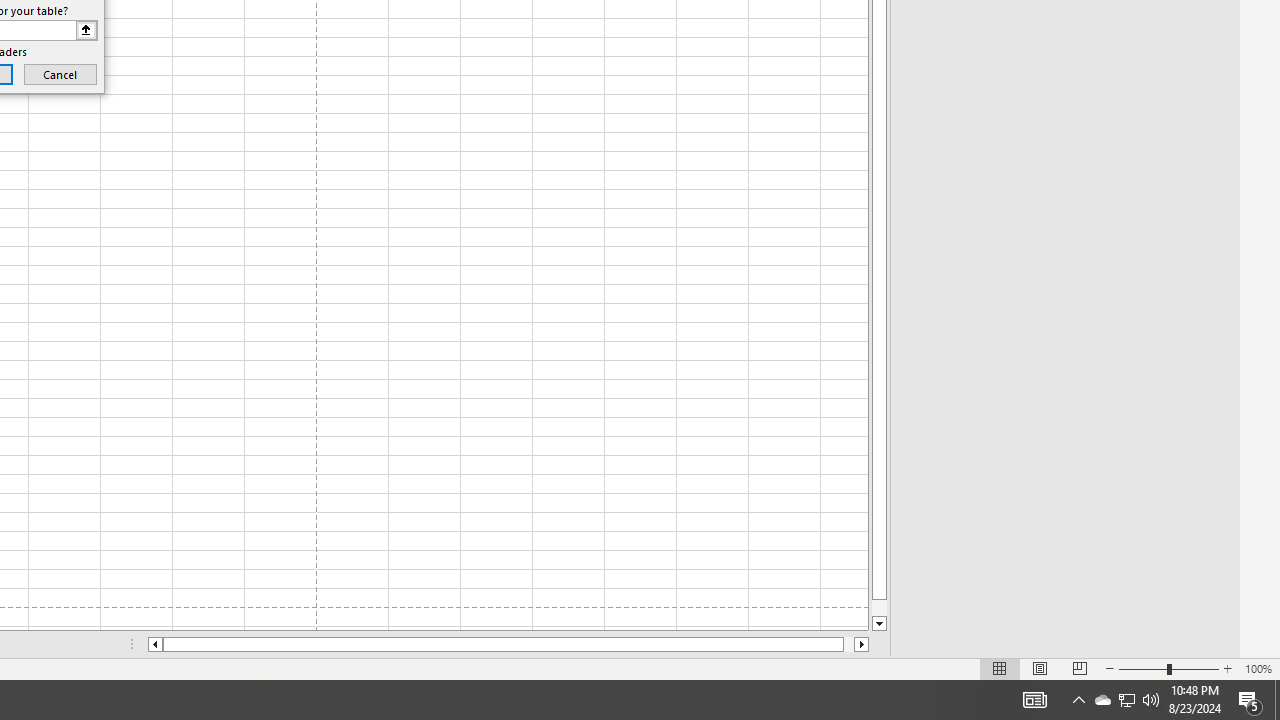  What do you see at coordinates (879, 607) in the screenshot?
I see `'Page down'` at bounding box center [879, 607].